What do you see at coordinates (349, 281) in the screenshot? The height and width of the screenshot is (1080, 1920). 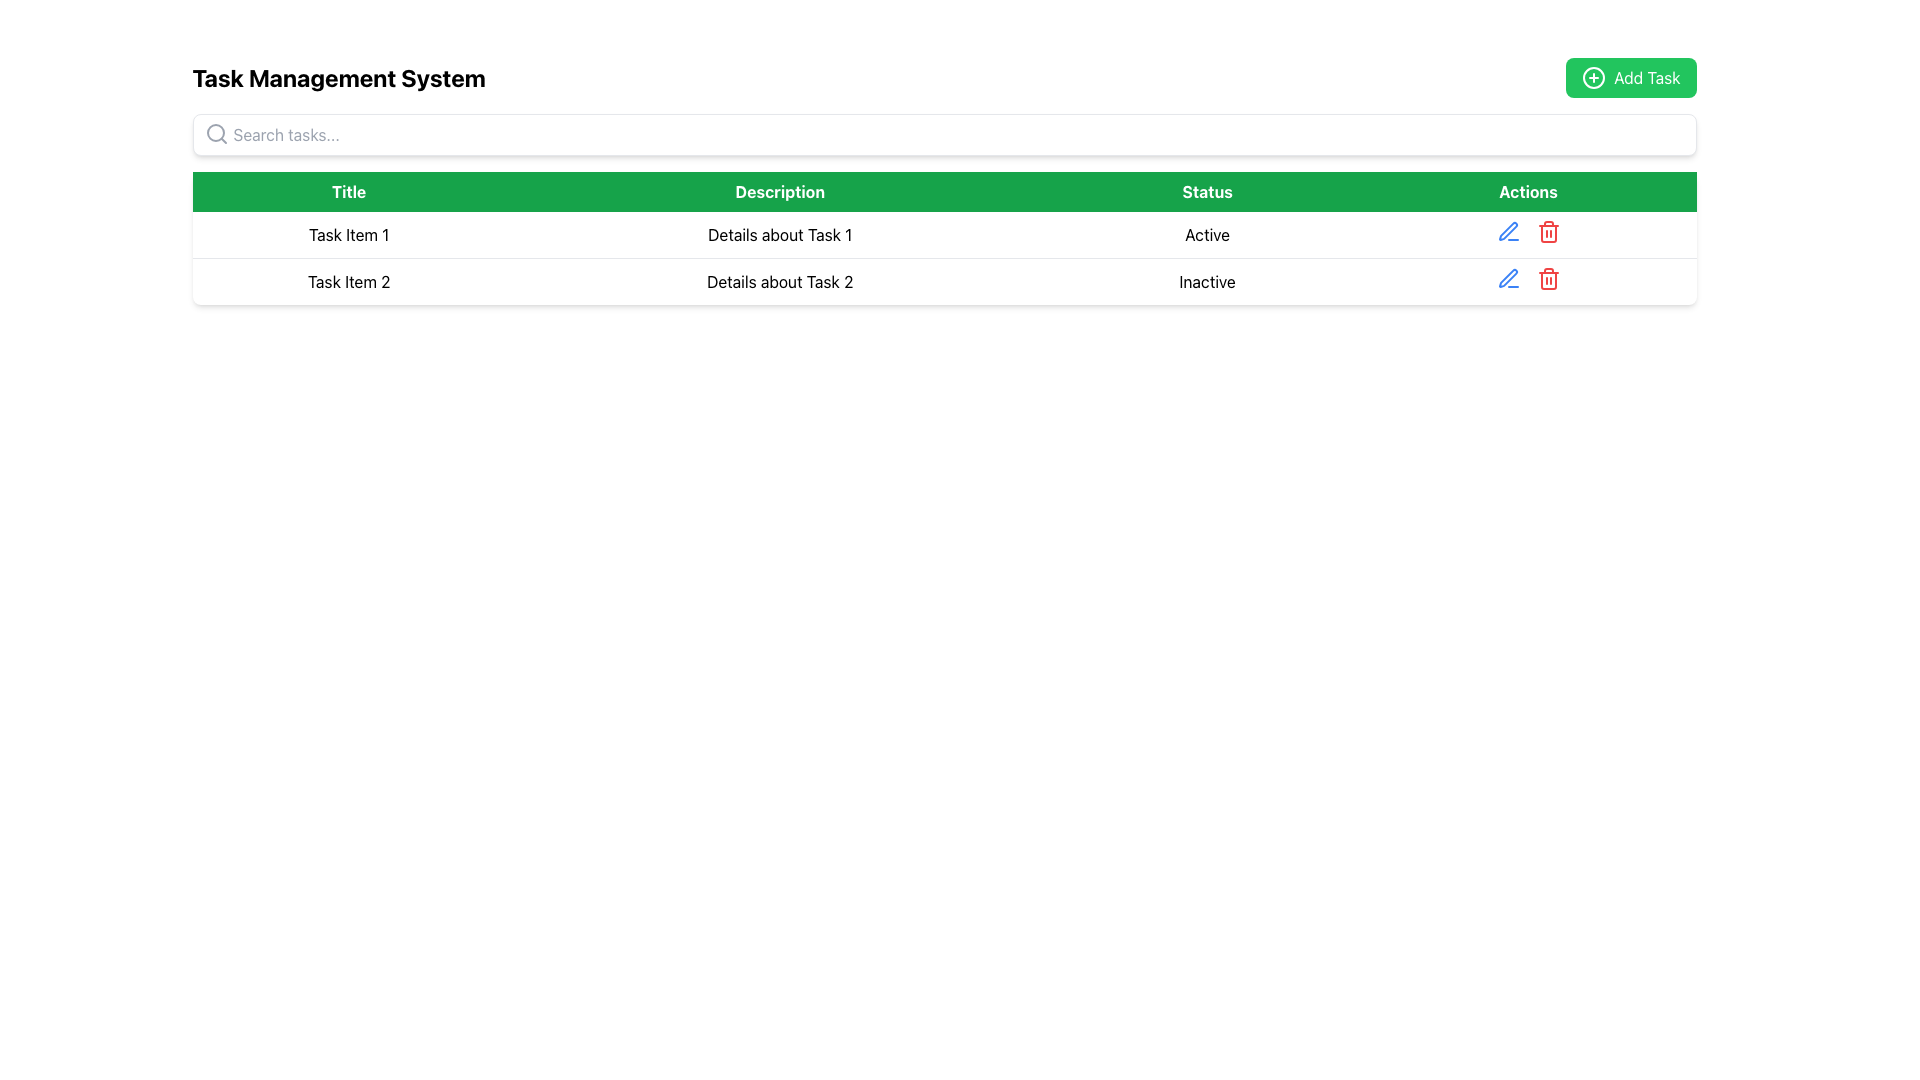 I see `the Text Label indicating the title of the task in the second row of the table under the 'Title' column, positioned below 'Task Item 1'` at bounding box center [349, 281].